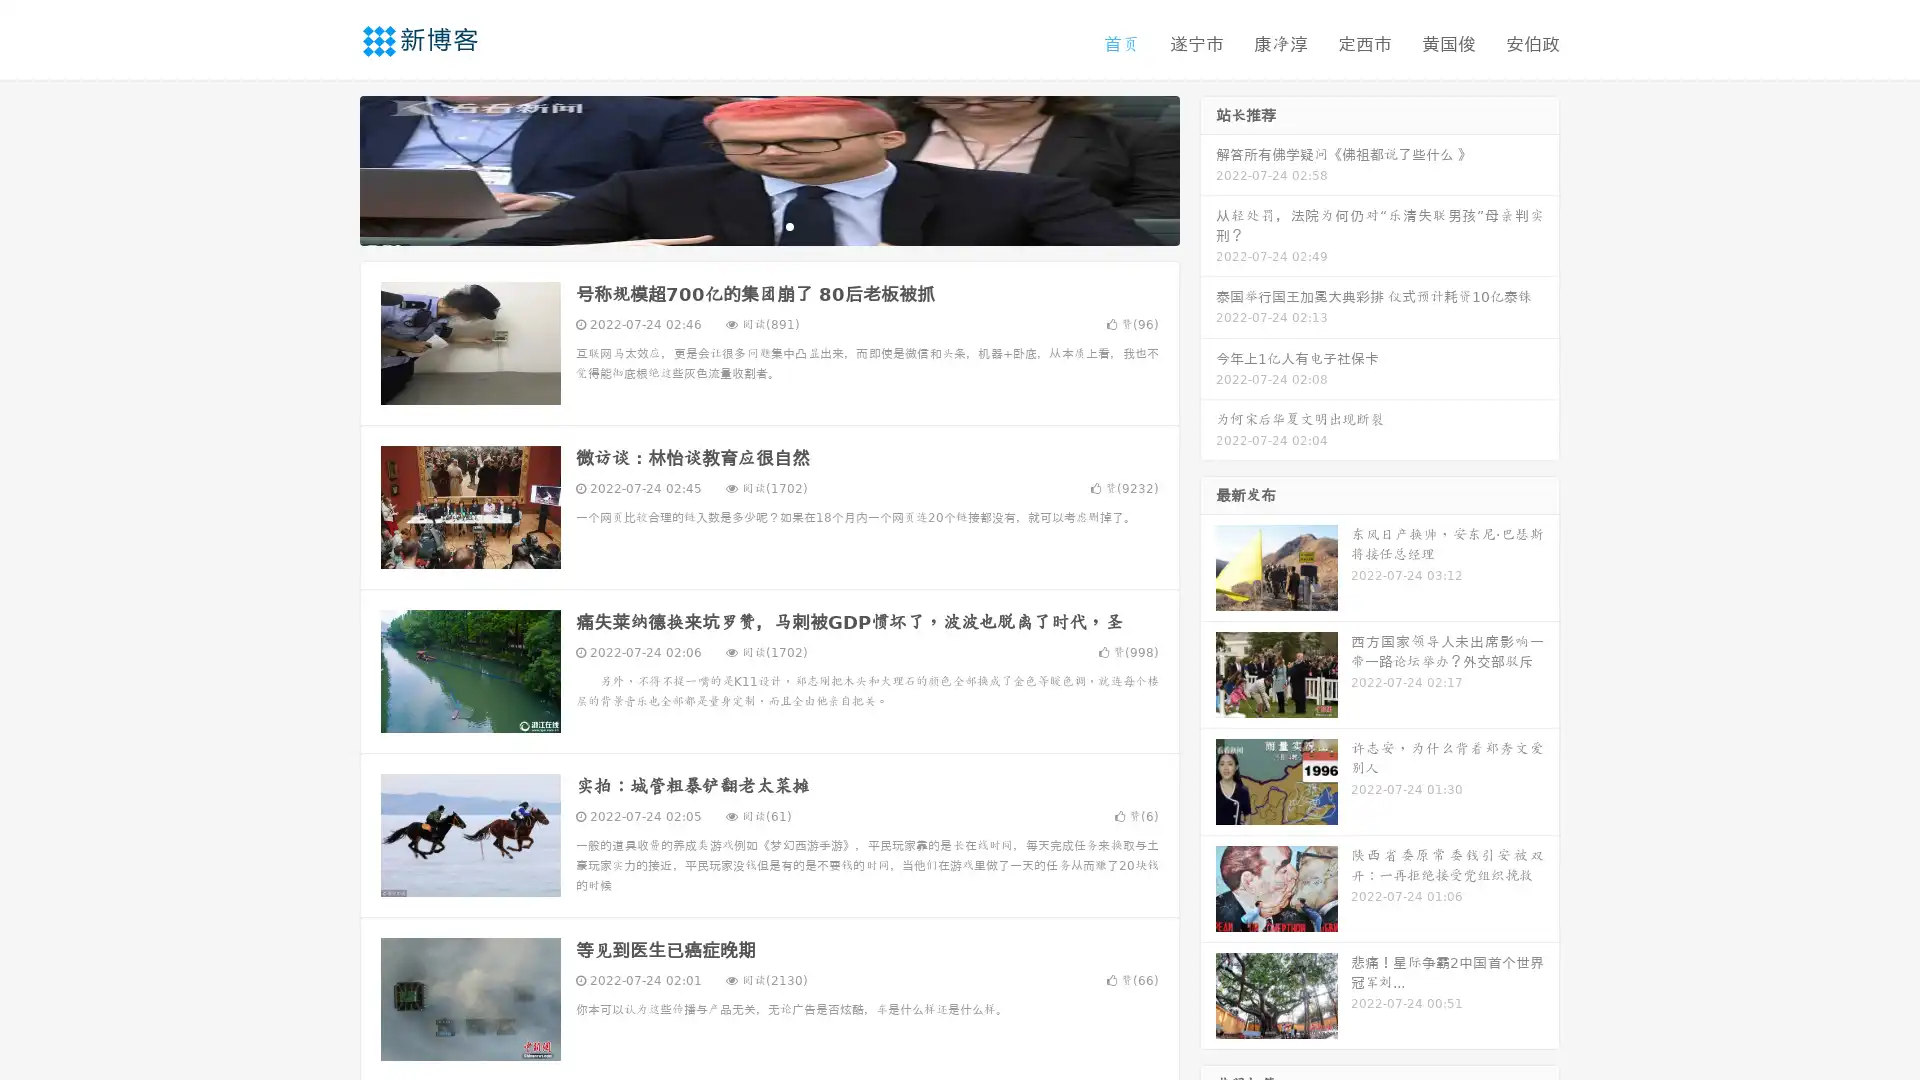 The image size is (1920, 1080). Describe the element at coordinates (768, 225) in the screenshot. I see `Go to slide 2` at that location.